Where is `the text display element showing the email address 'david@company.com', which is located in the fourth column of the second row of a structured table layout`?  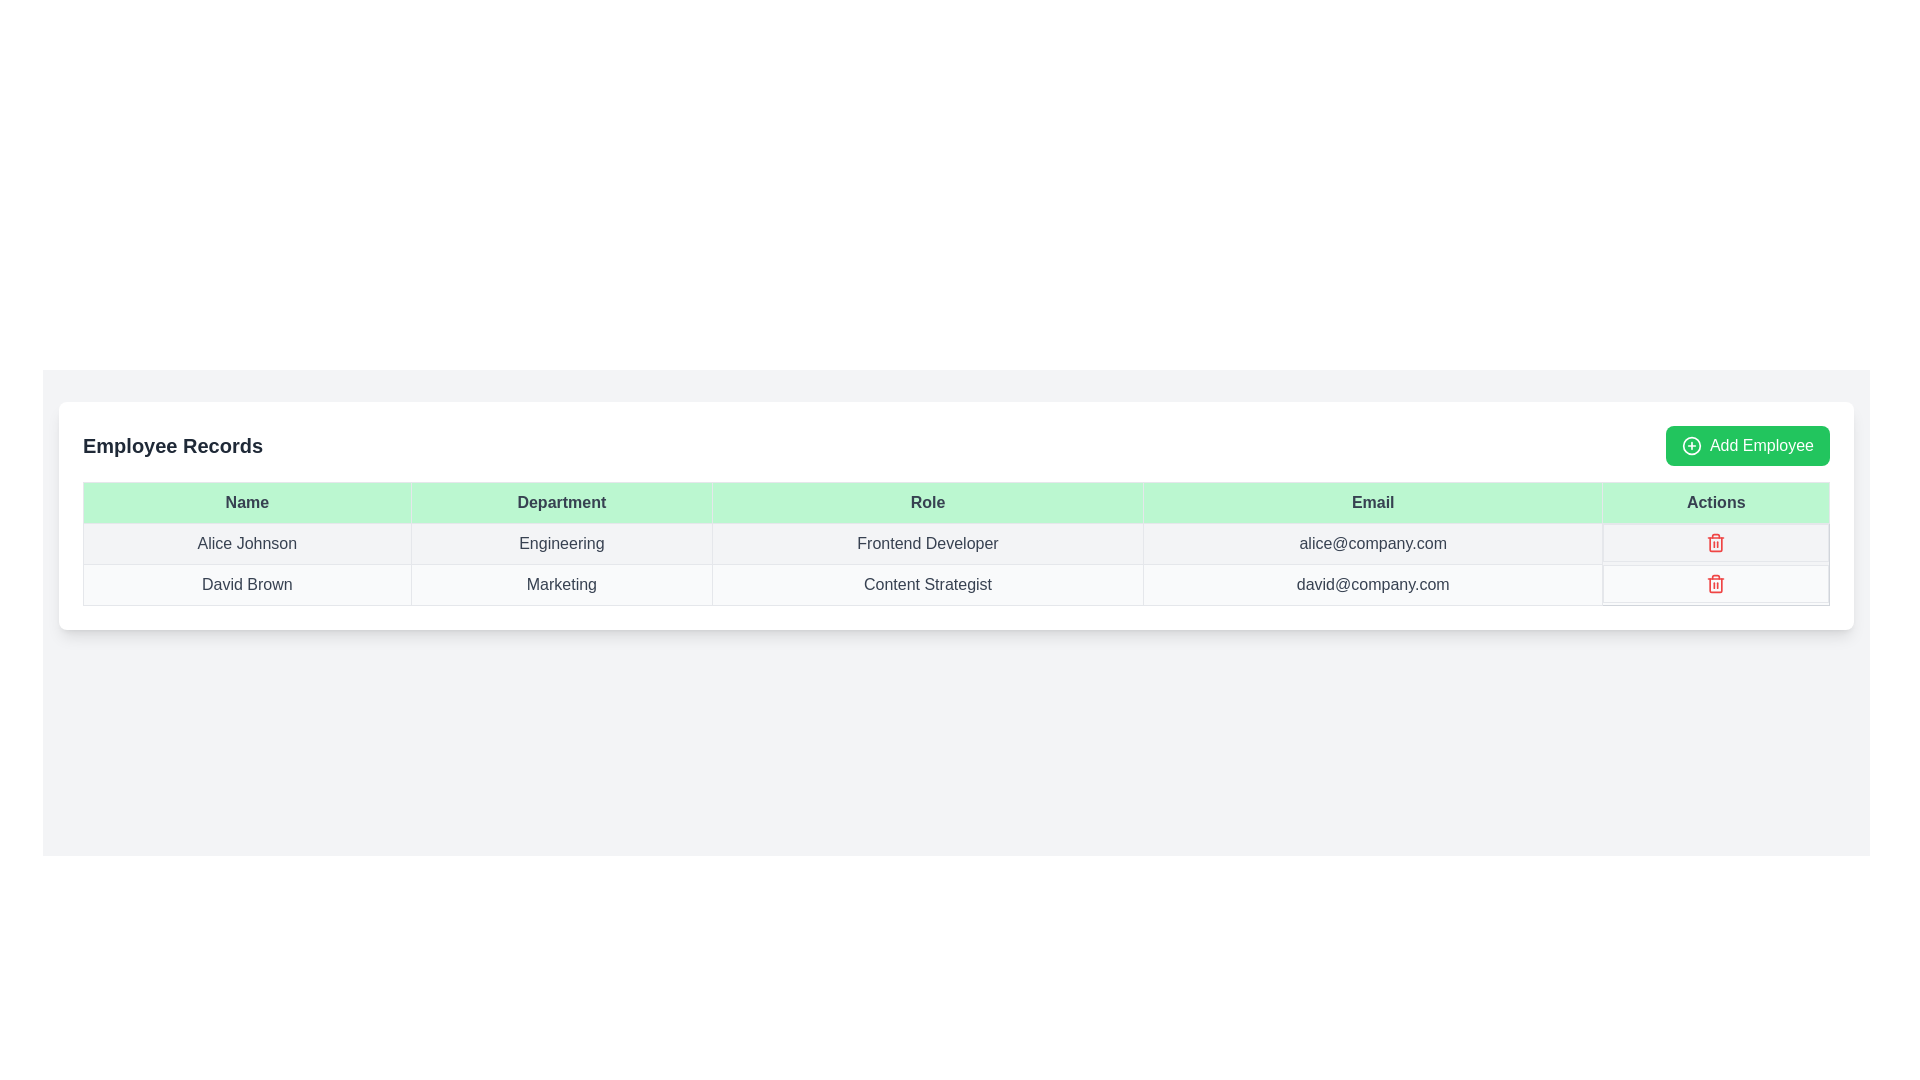 the text display element showing the email address 'david@company.com', which is located in the fourth column of the second row of a structured table layout is located at coordinates (1372, 585).